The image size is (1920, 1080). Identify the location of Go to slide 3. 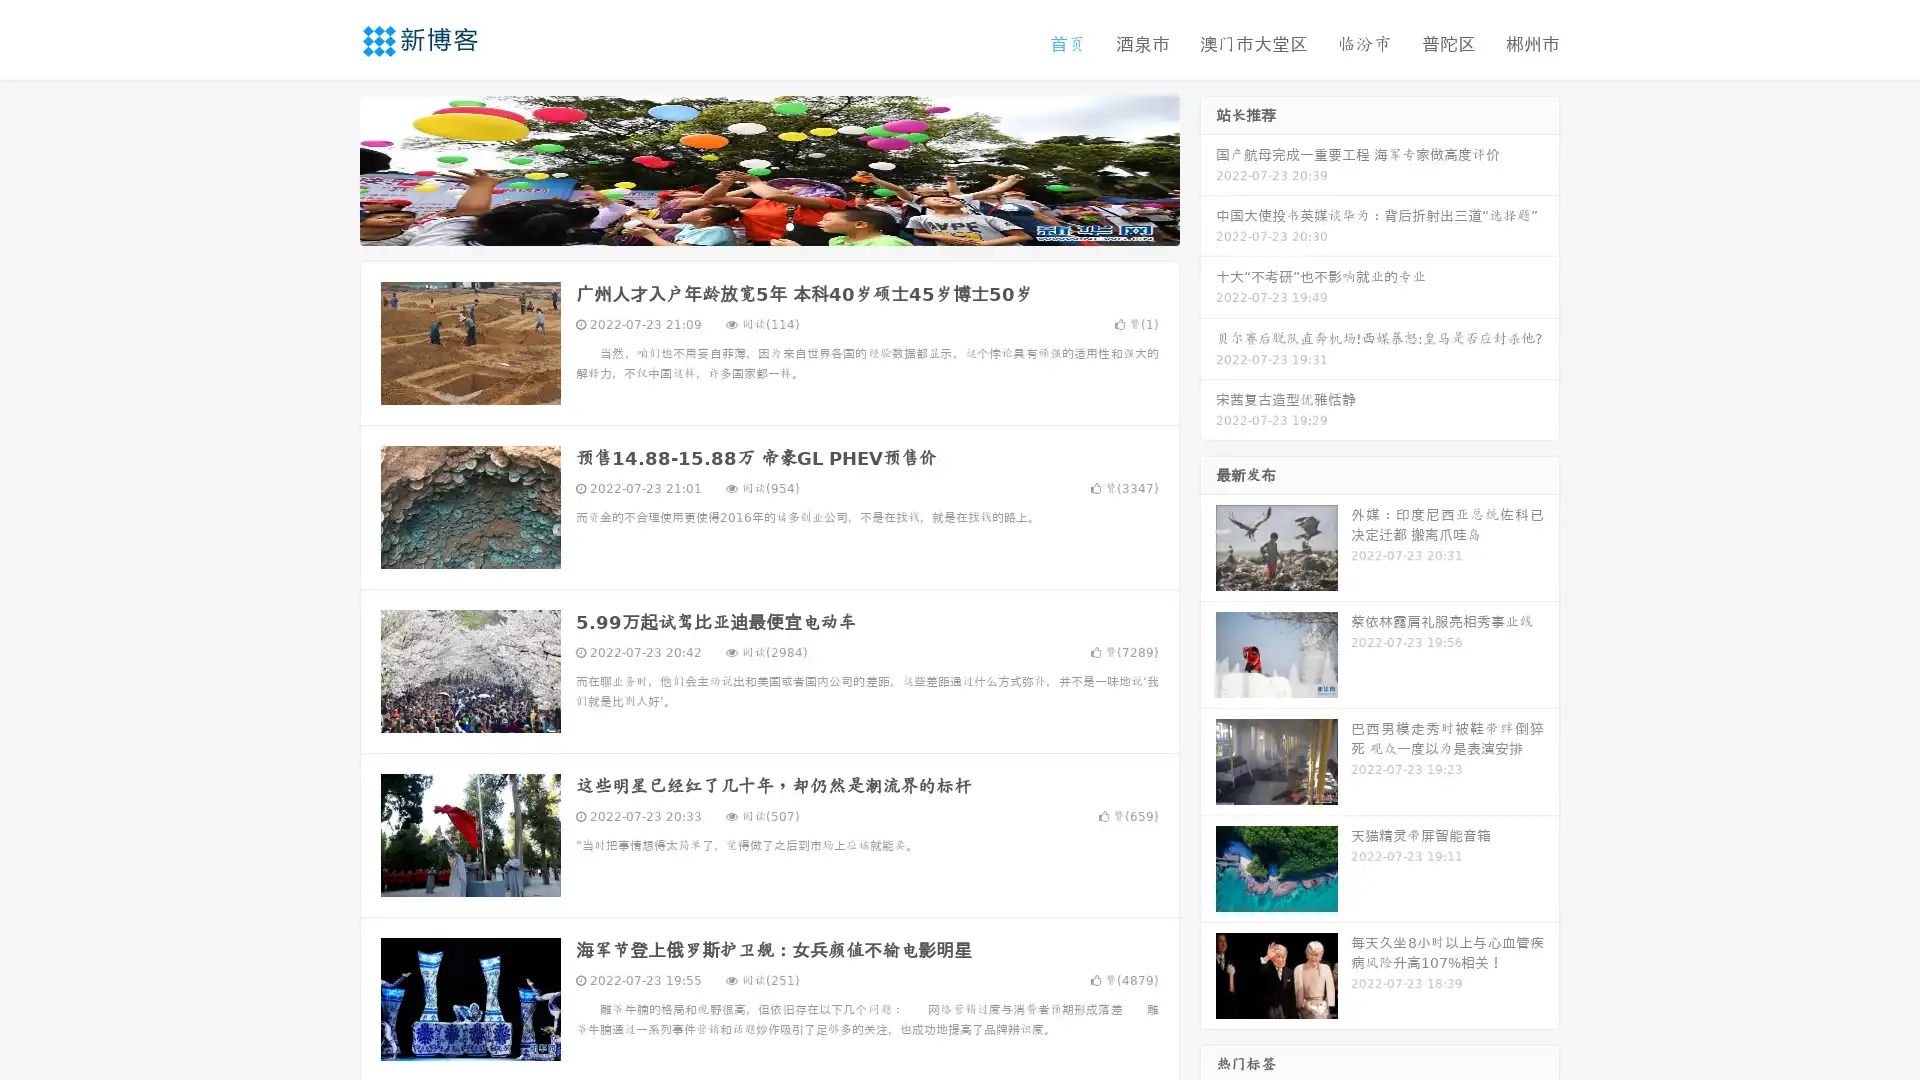
(789, 225).